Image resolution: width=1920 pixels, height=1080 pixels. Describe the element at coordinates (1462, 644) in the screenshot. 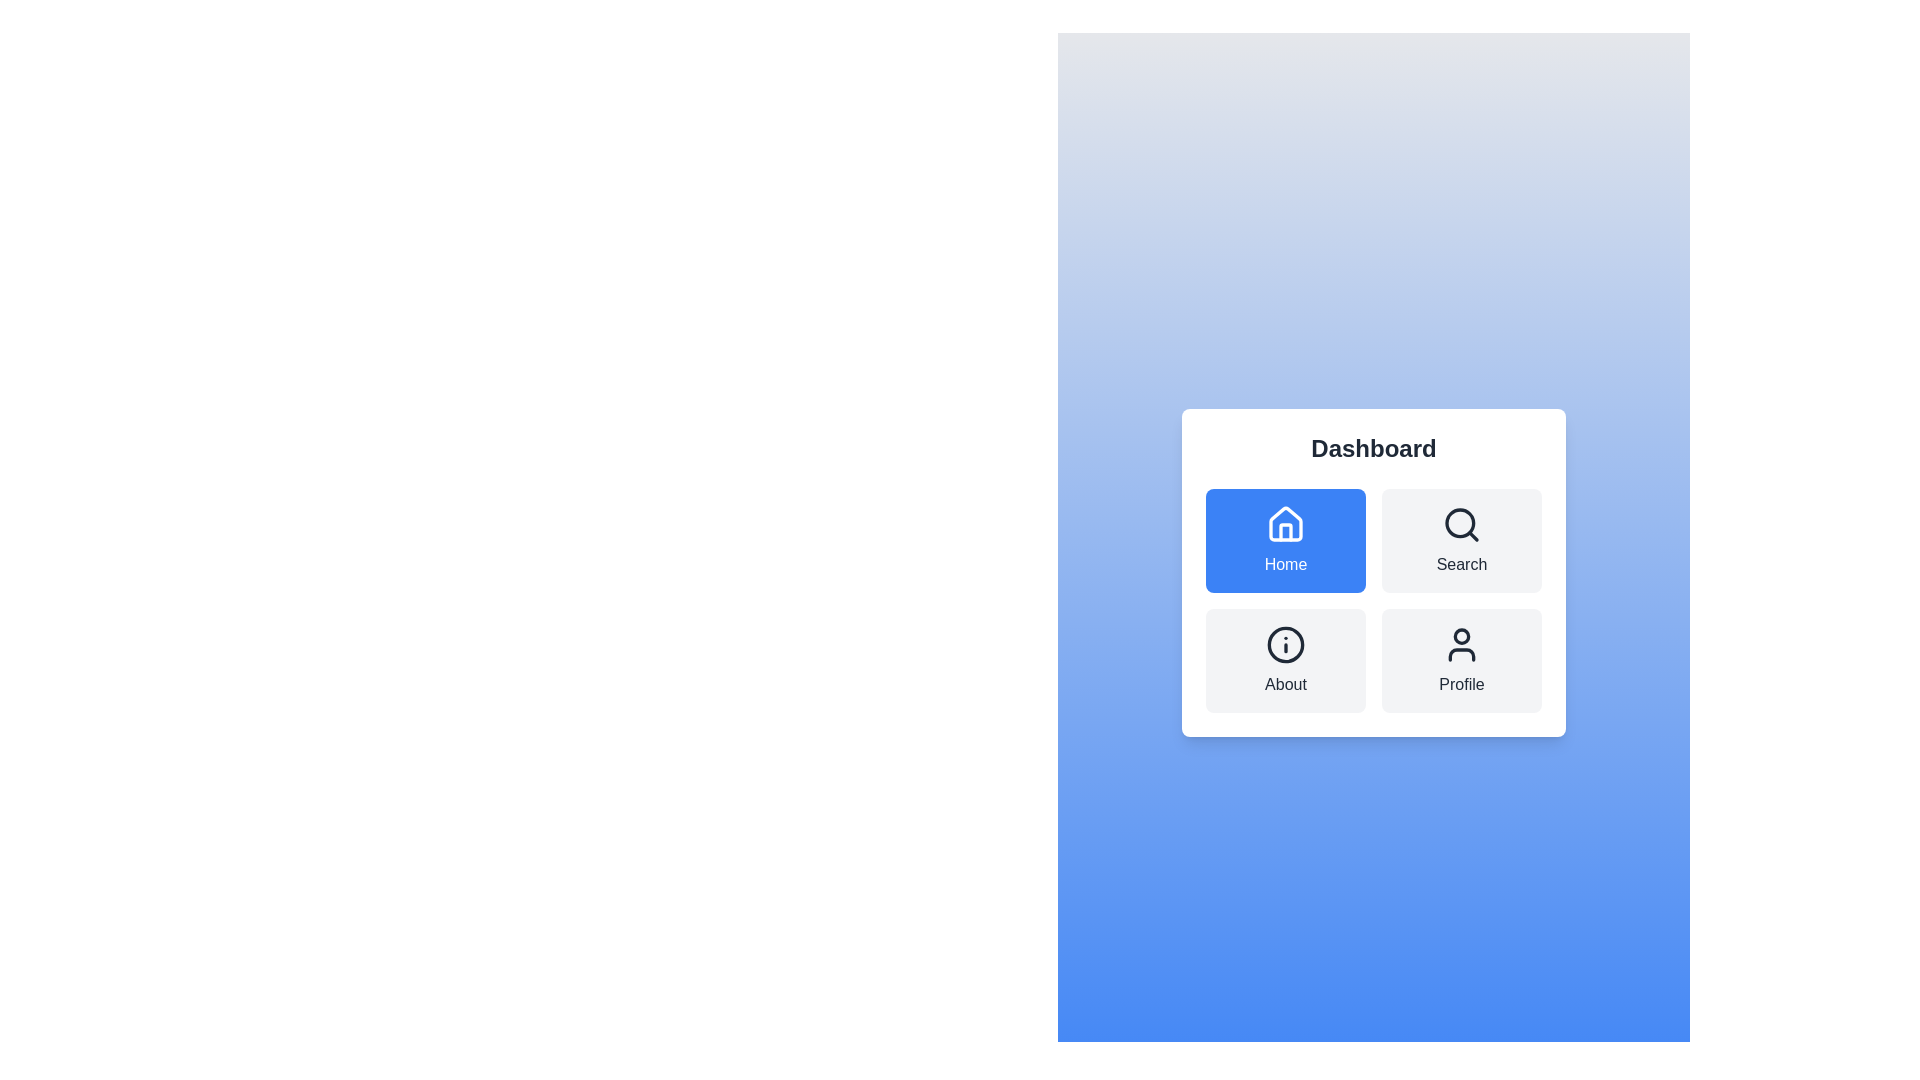

I see `the minimalist person icon located in the bottom-right corner of the grid layout, which is above the 'Profile' label` at that location.